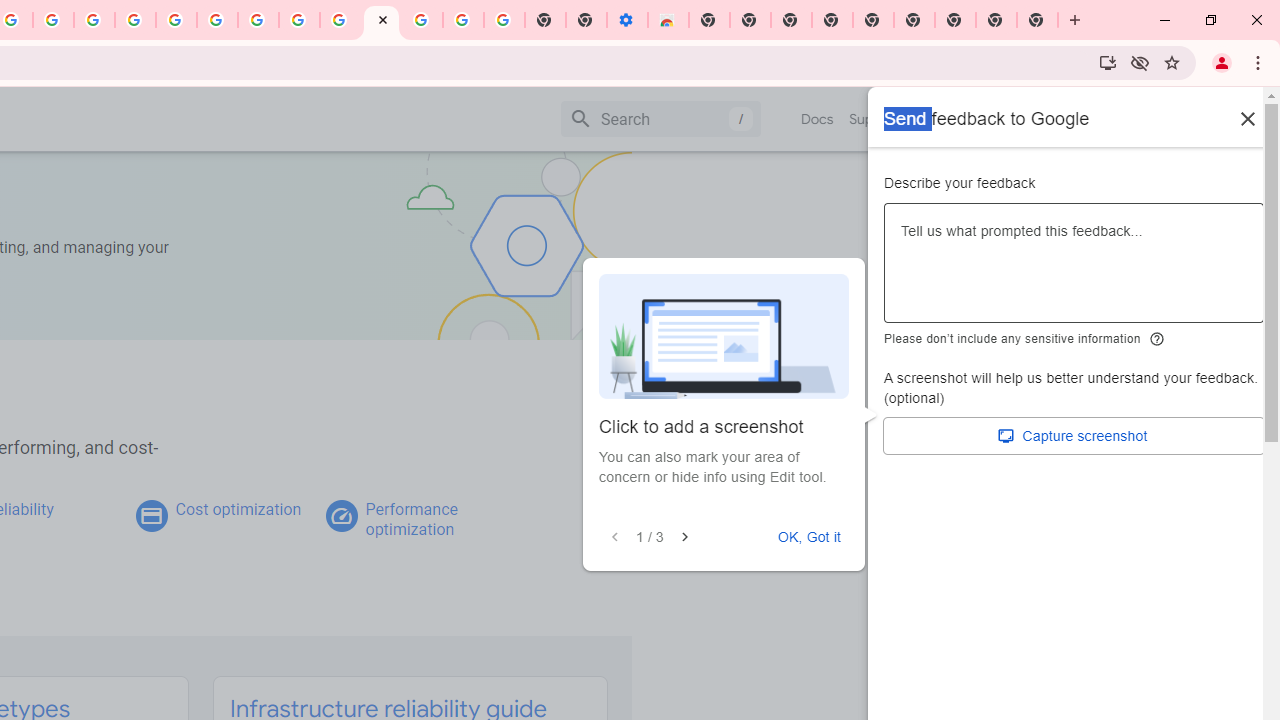 The height and width of the screenshot is (720, 1280). Describe the element at coordinates (1038, 20) in the screenshot. I see `'New Tab'` at that location.